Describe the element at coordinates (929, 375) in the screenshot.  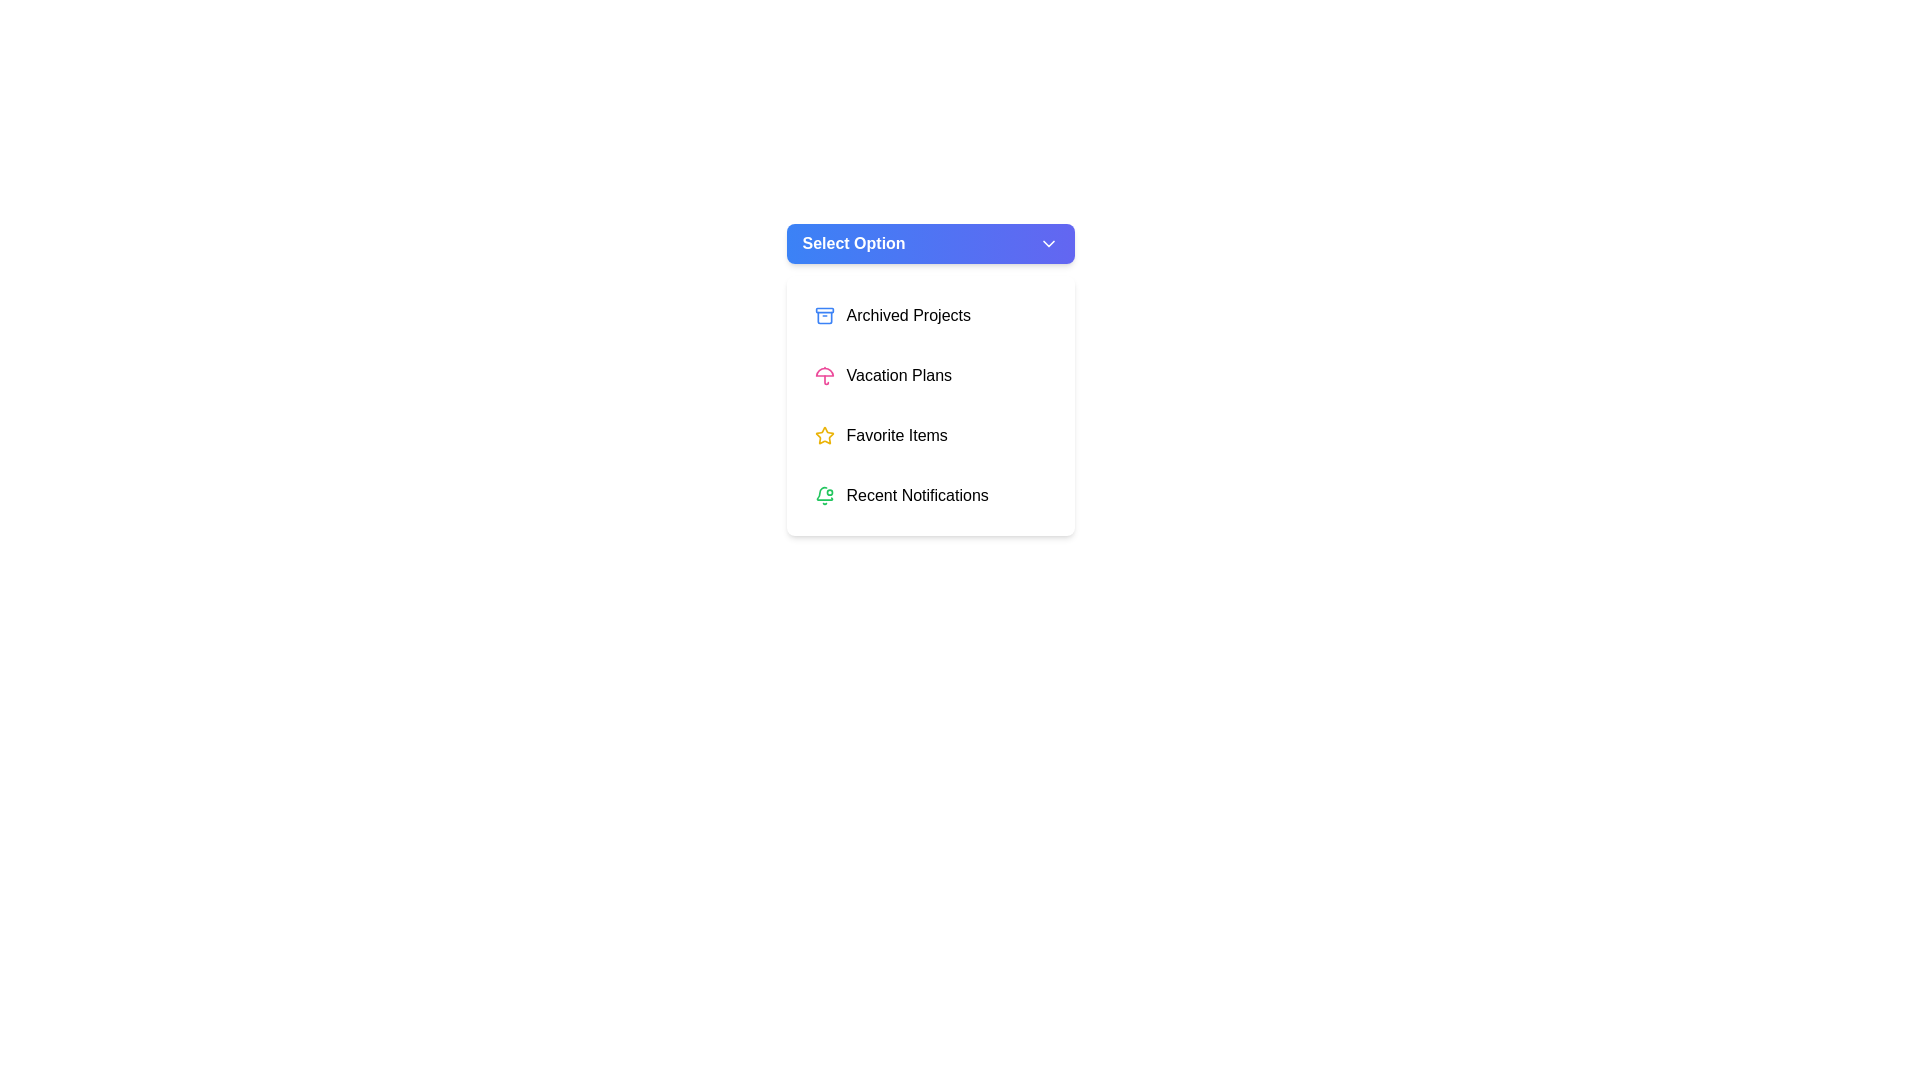
I see `the menu item Vacation Plans` at that location.